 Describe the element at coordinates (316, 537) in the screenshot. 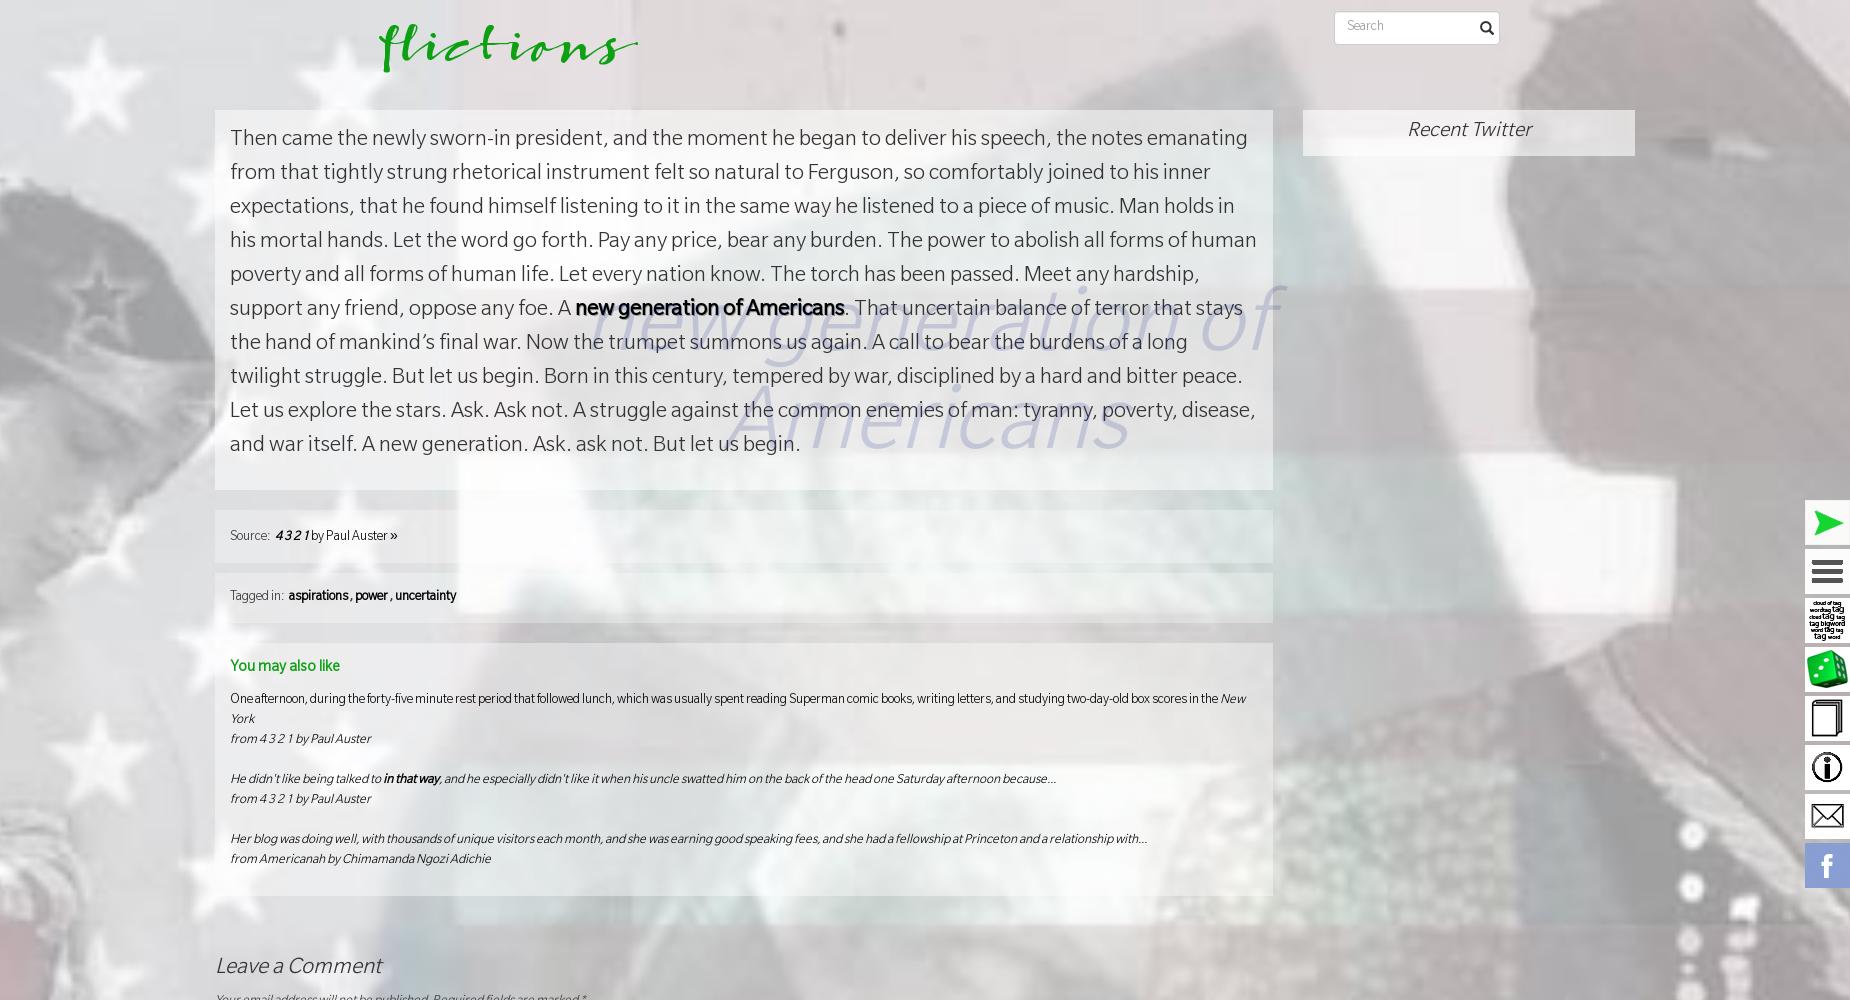

I see `'by'` at that location.